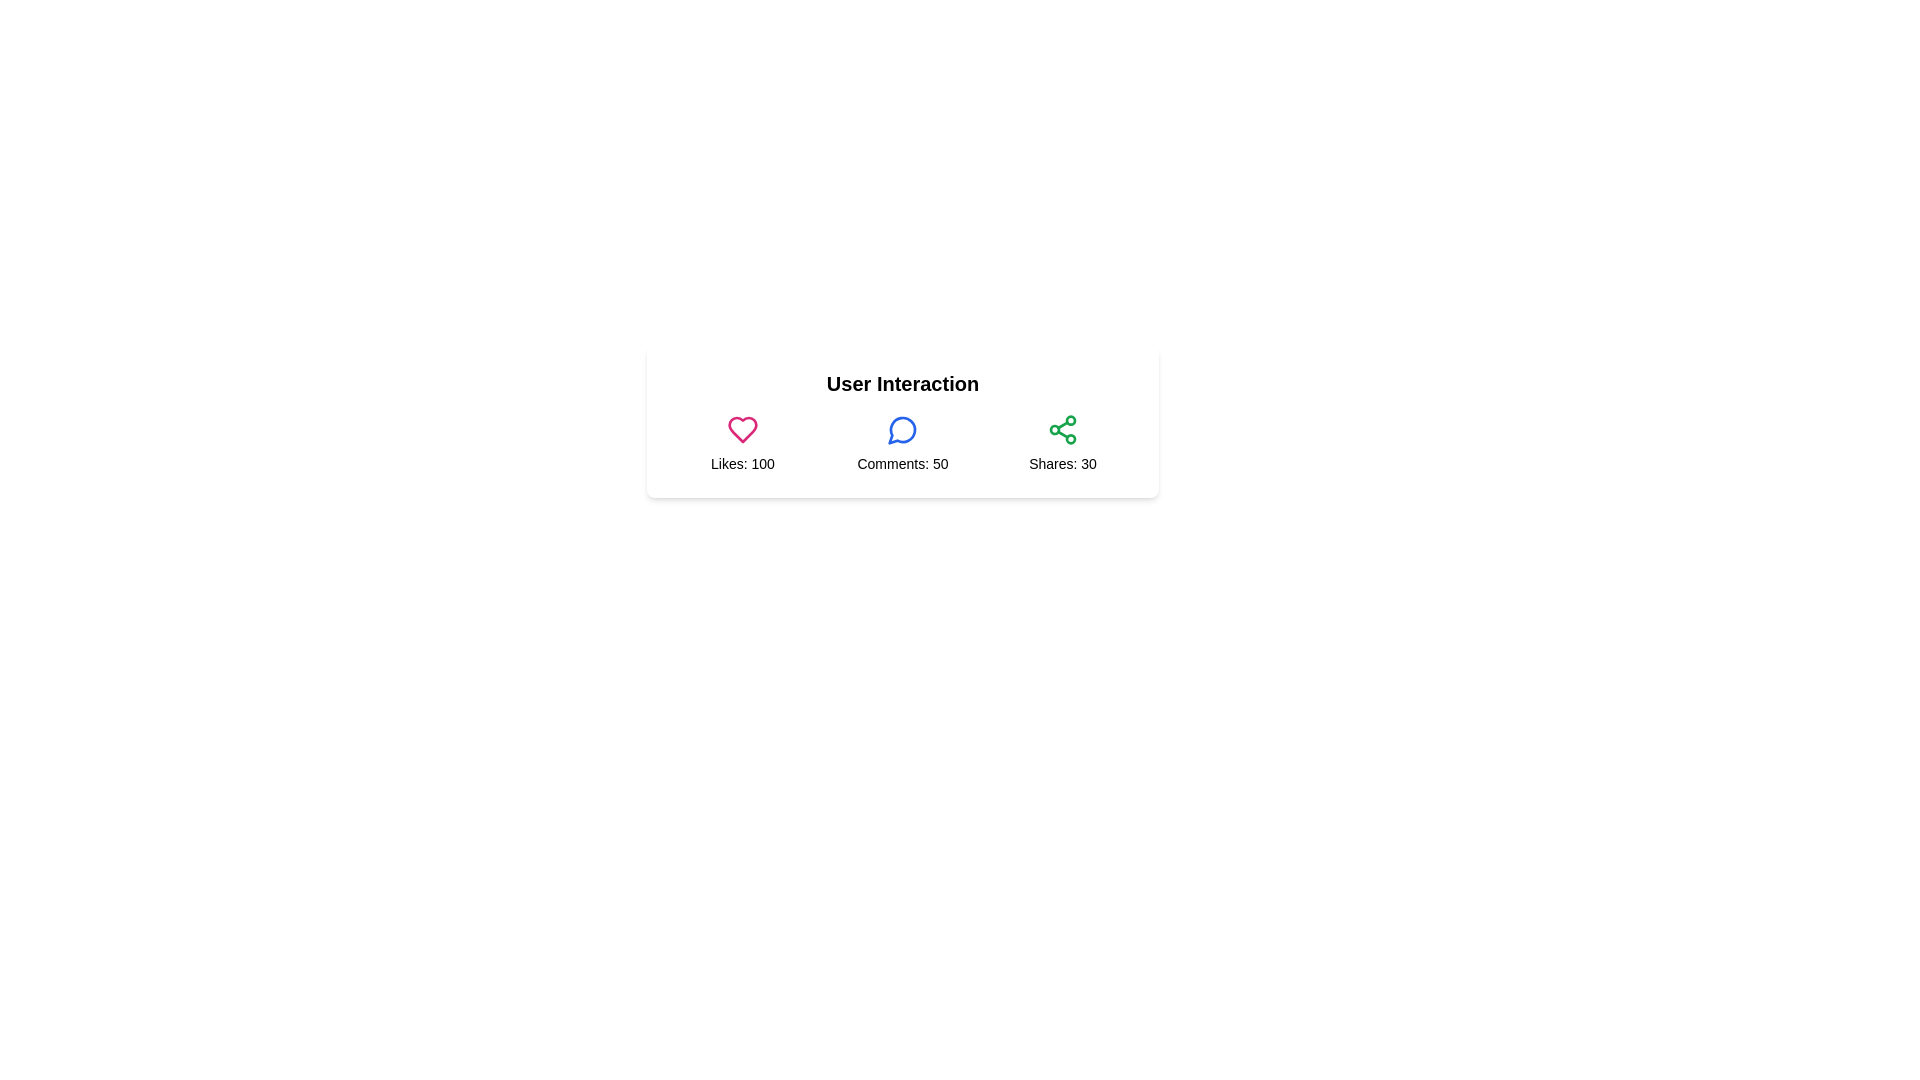 The image size is (1920, 1080). What do you see at coordinates (742, 428) in the screenshot?
I see `the 'Likes' icon, which is the first icon in a row of three interaction icons, labeled with 'Likes: 100' beneath it` at bounding box center [742, 428].